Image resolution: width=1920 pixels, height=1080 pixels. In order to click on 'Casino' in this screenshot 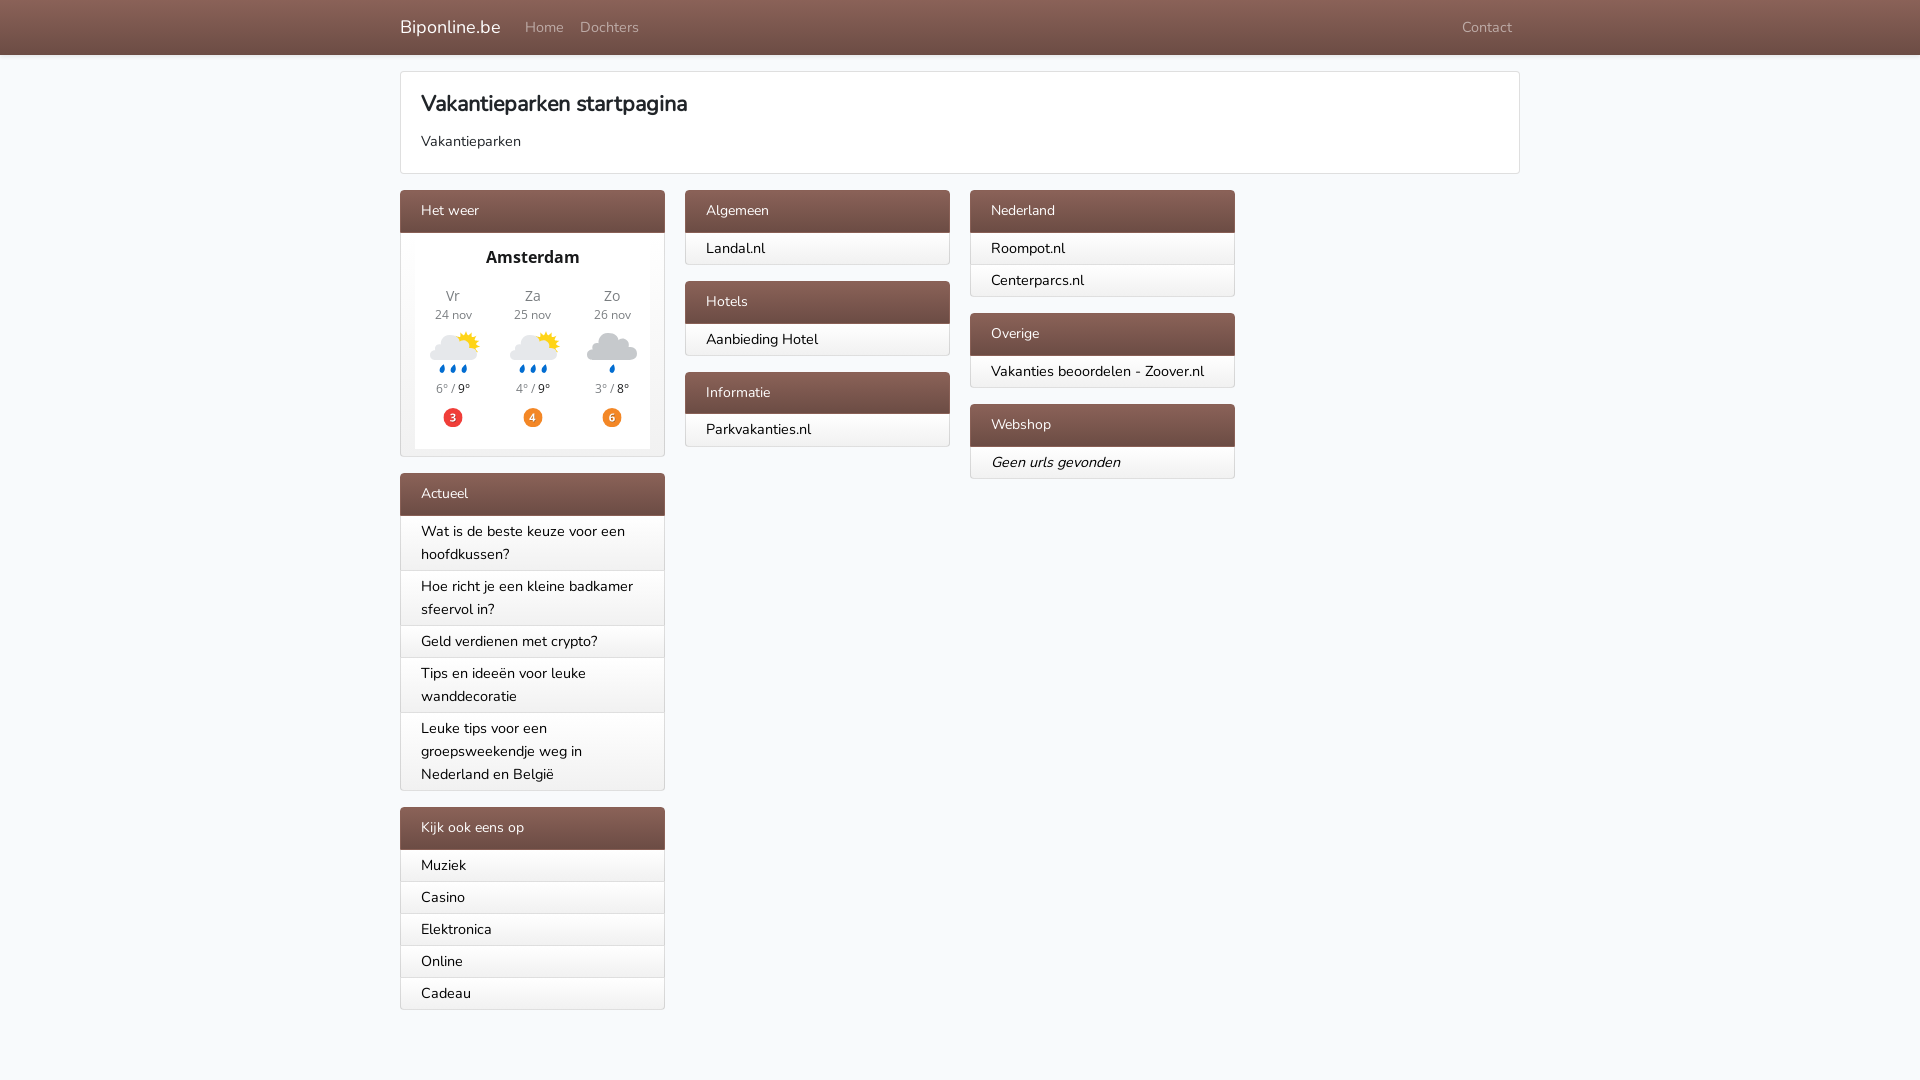, I will do `click(532, 897)`.